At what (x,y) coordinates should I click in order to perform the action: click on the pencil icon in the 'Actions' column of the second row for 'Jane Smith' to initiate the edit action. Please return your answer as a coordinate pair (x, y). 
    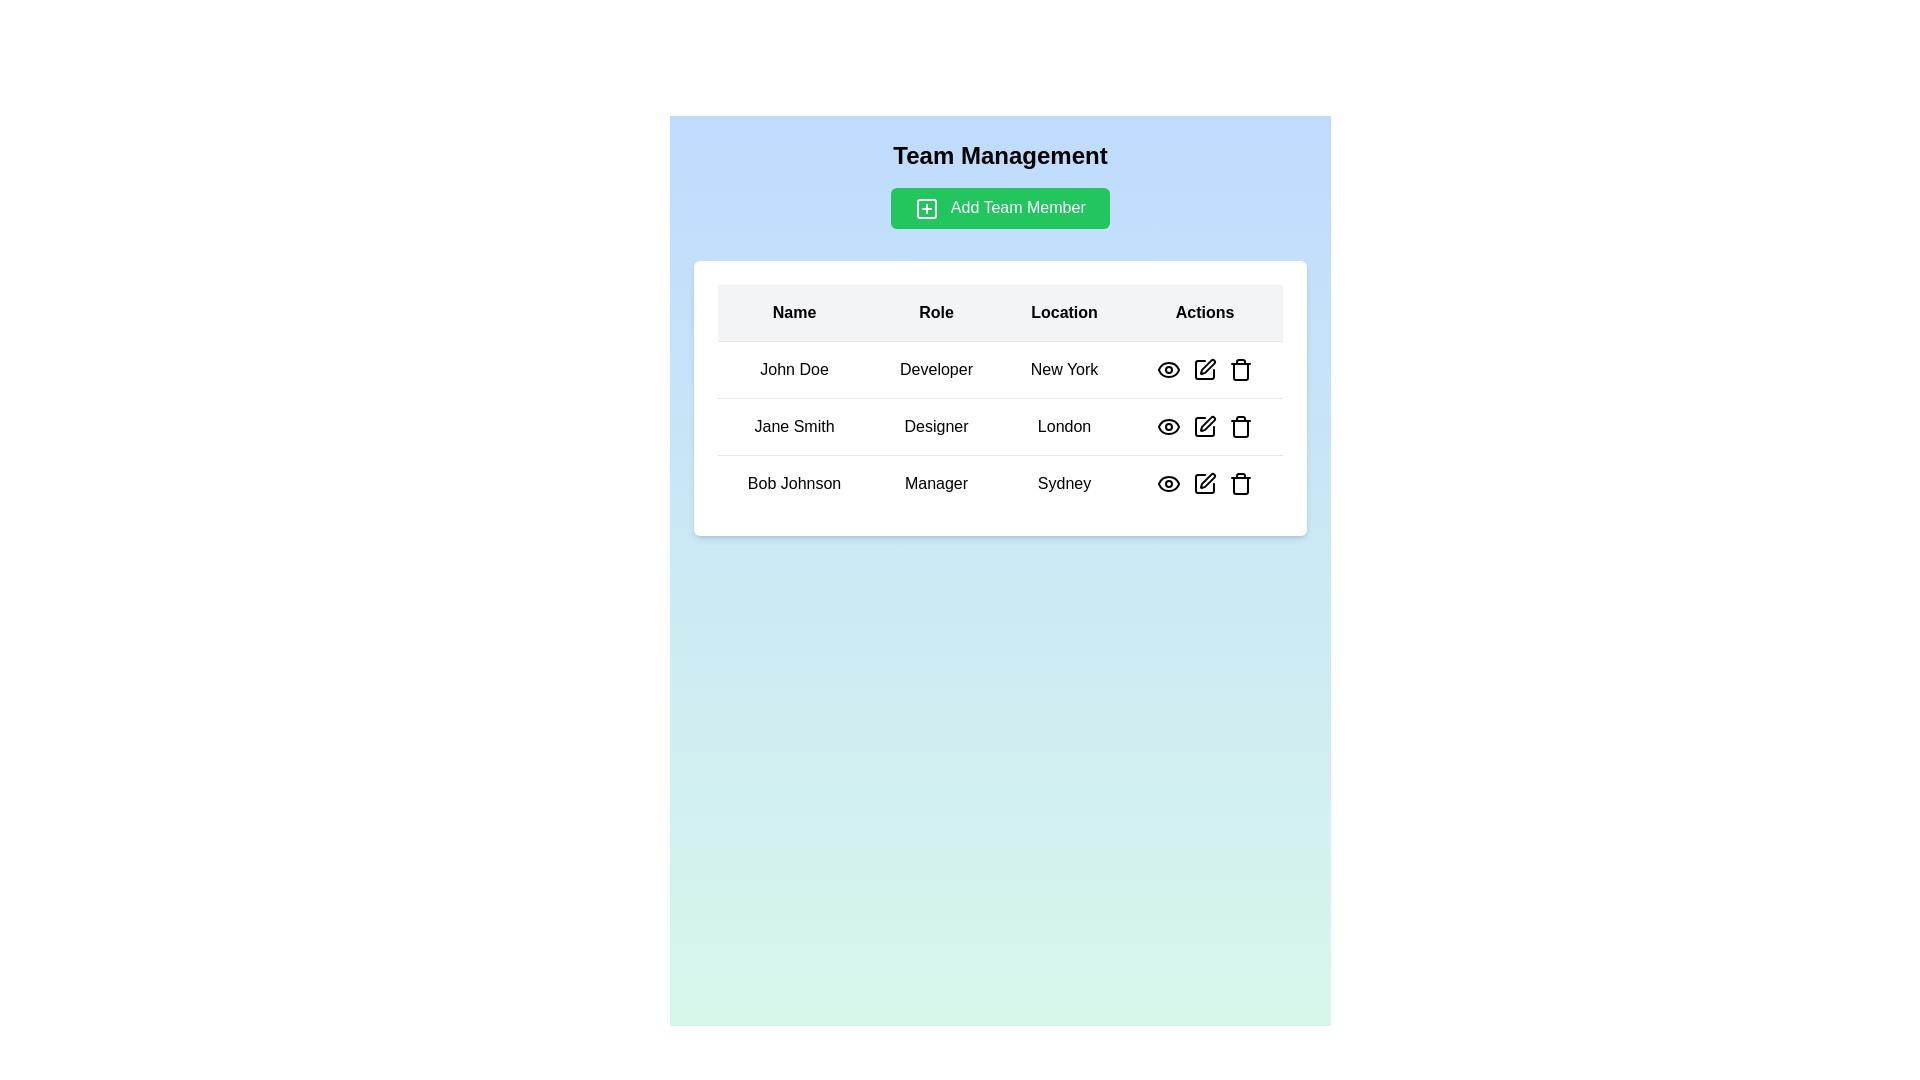
    Looking at the image, I should click on (1203, 425).